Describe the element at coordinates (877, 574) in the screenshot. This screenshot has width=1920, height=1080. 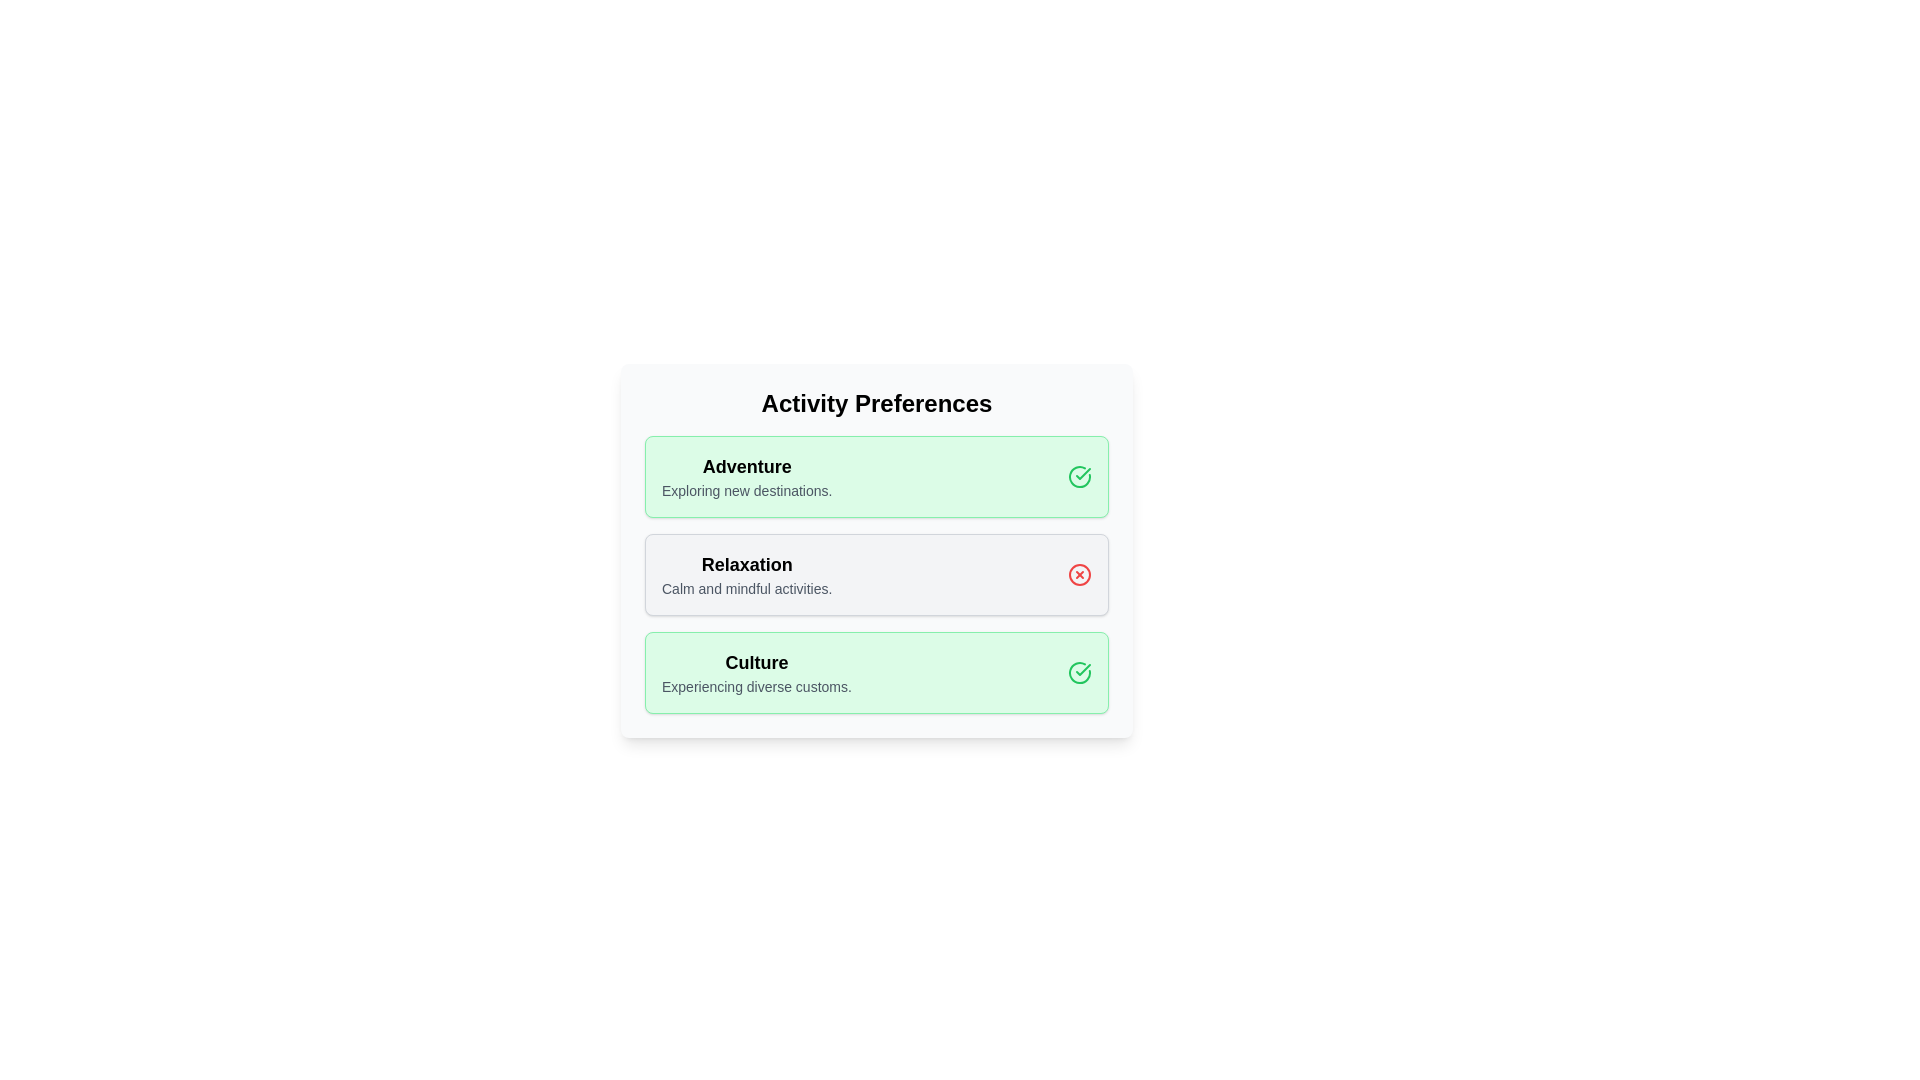
I see `the chip labeled 'Relaxation'` at that location.